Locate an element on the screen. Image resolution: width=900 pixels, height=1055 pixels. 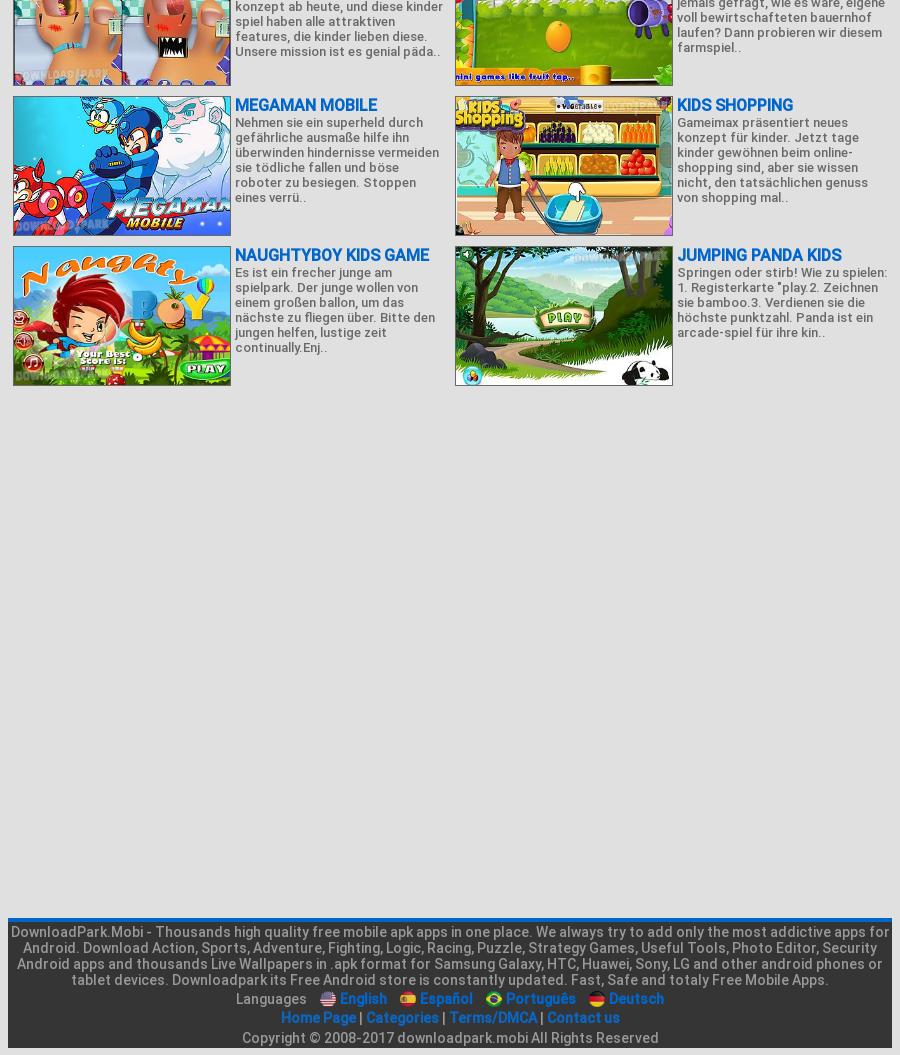
'Categories' is located at coordinates (365, 1016).